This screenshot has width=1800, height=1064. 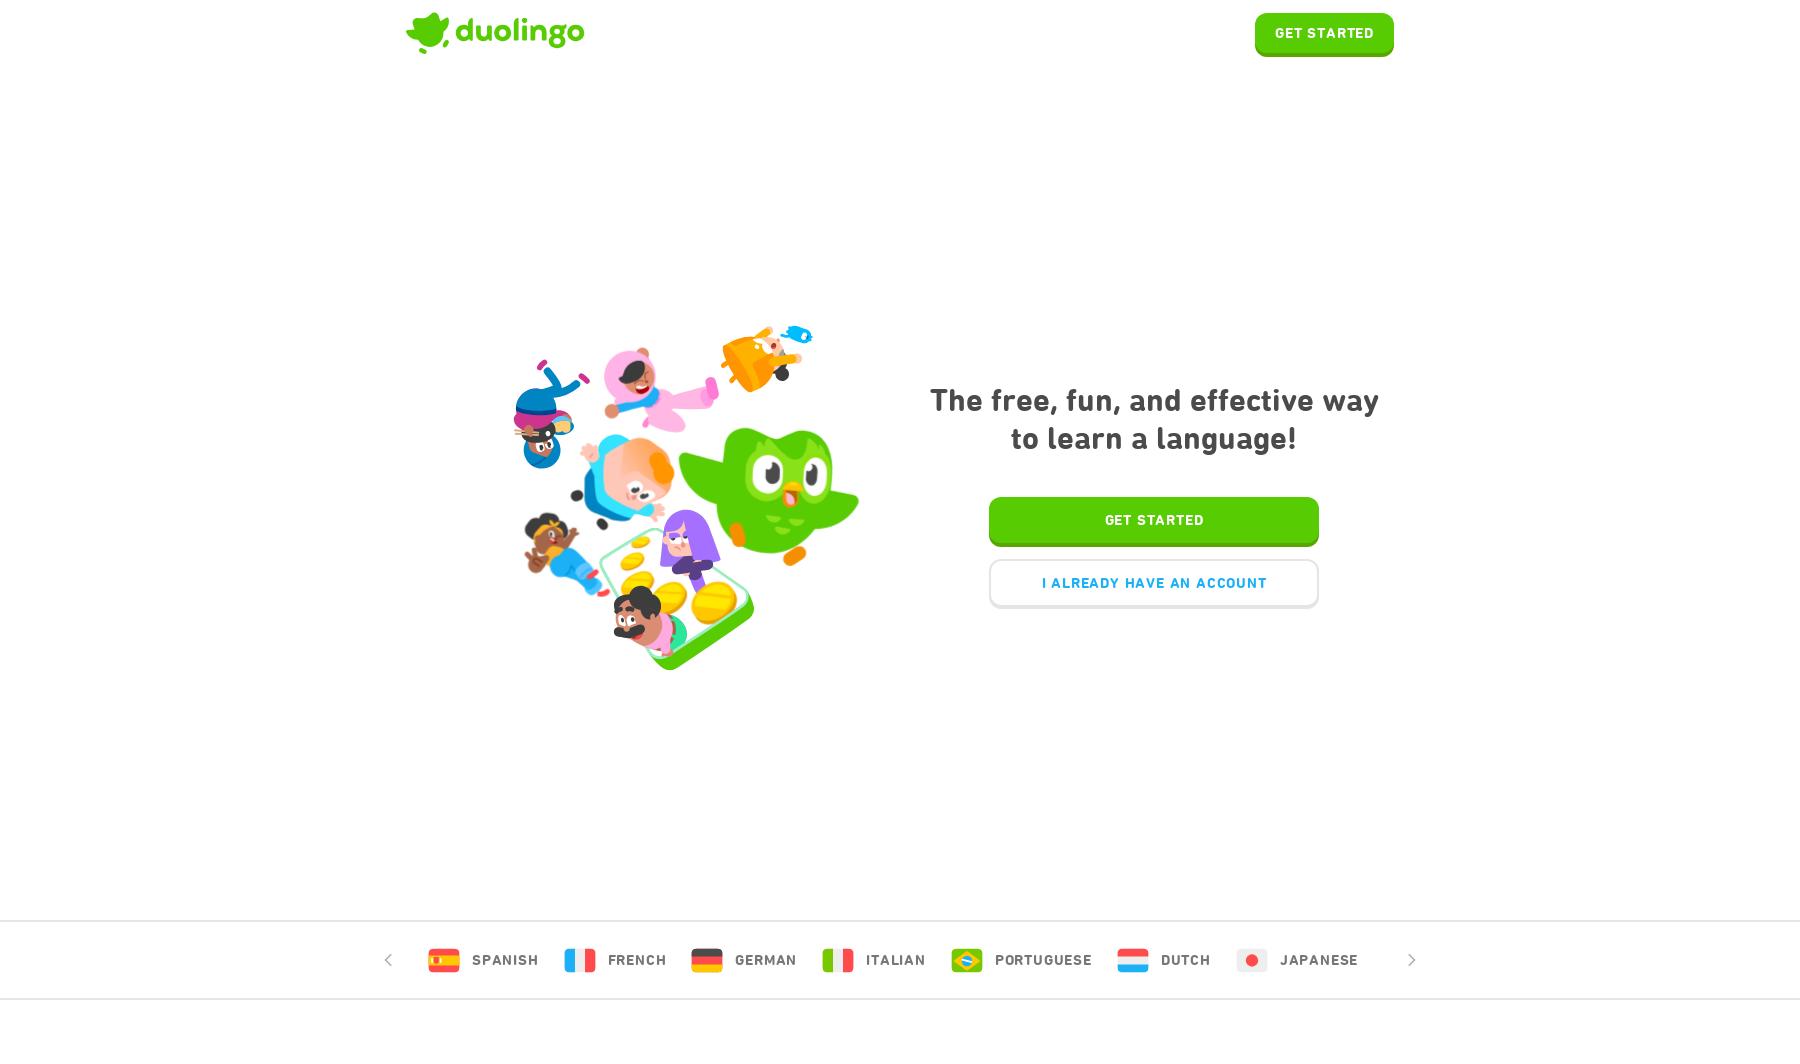 What do you see at coordinates (895, 960) in the screenshot?
I see `'Italian'` at bounding box center [895, 960].